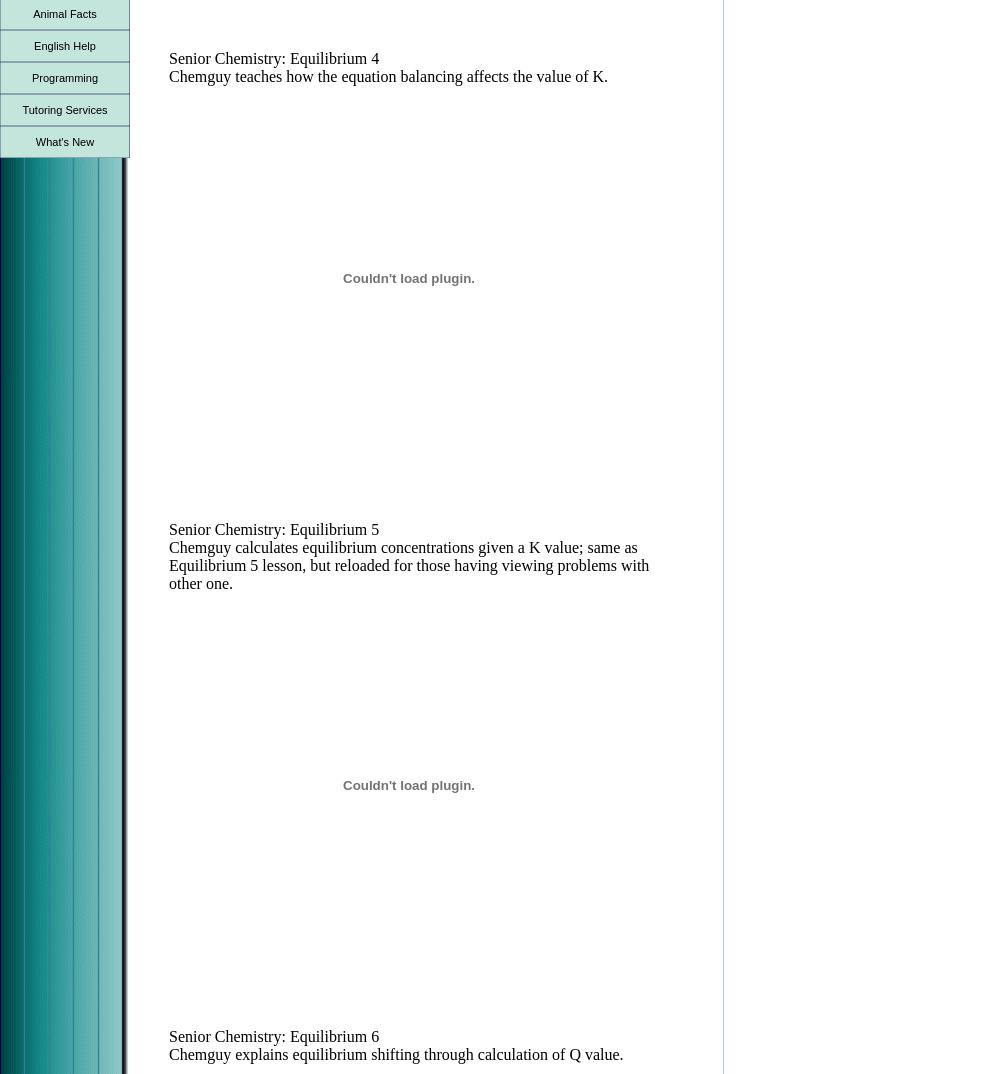  I want to click on 'Chemguy calculates equilibrium concentrations given a K value; same as Equilibrium 5 lesson, but reloaded for those having viewing problems with other one.', so click(407, 564).